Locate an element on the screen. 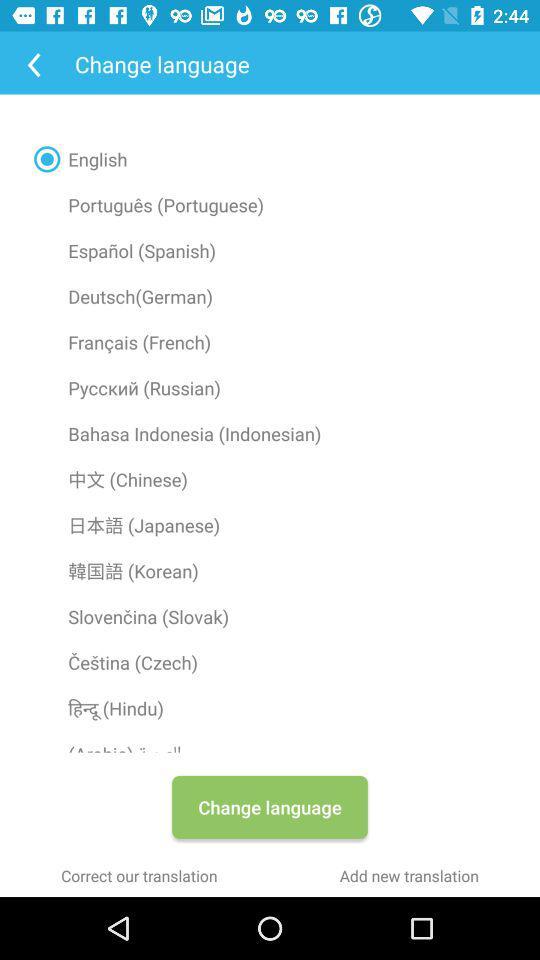 This screenshot has width=540, height=960. the item next to add new translation icon is located at coordinates (138, 874).